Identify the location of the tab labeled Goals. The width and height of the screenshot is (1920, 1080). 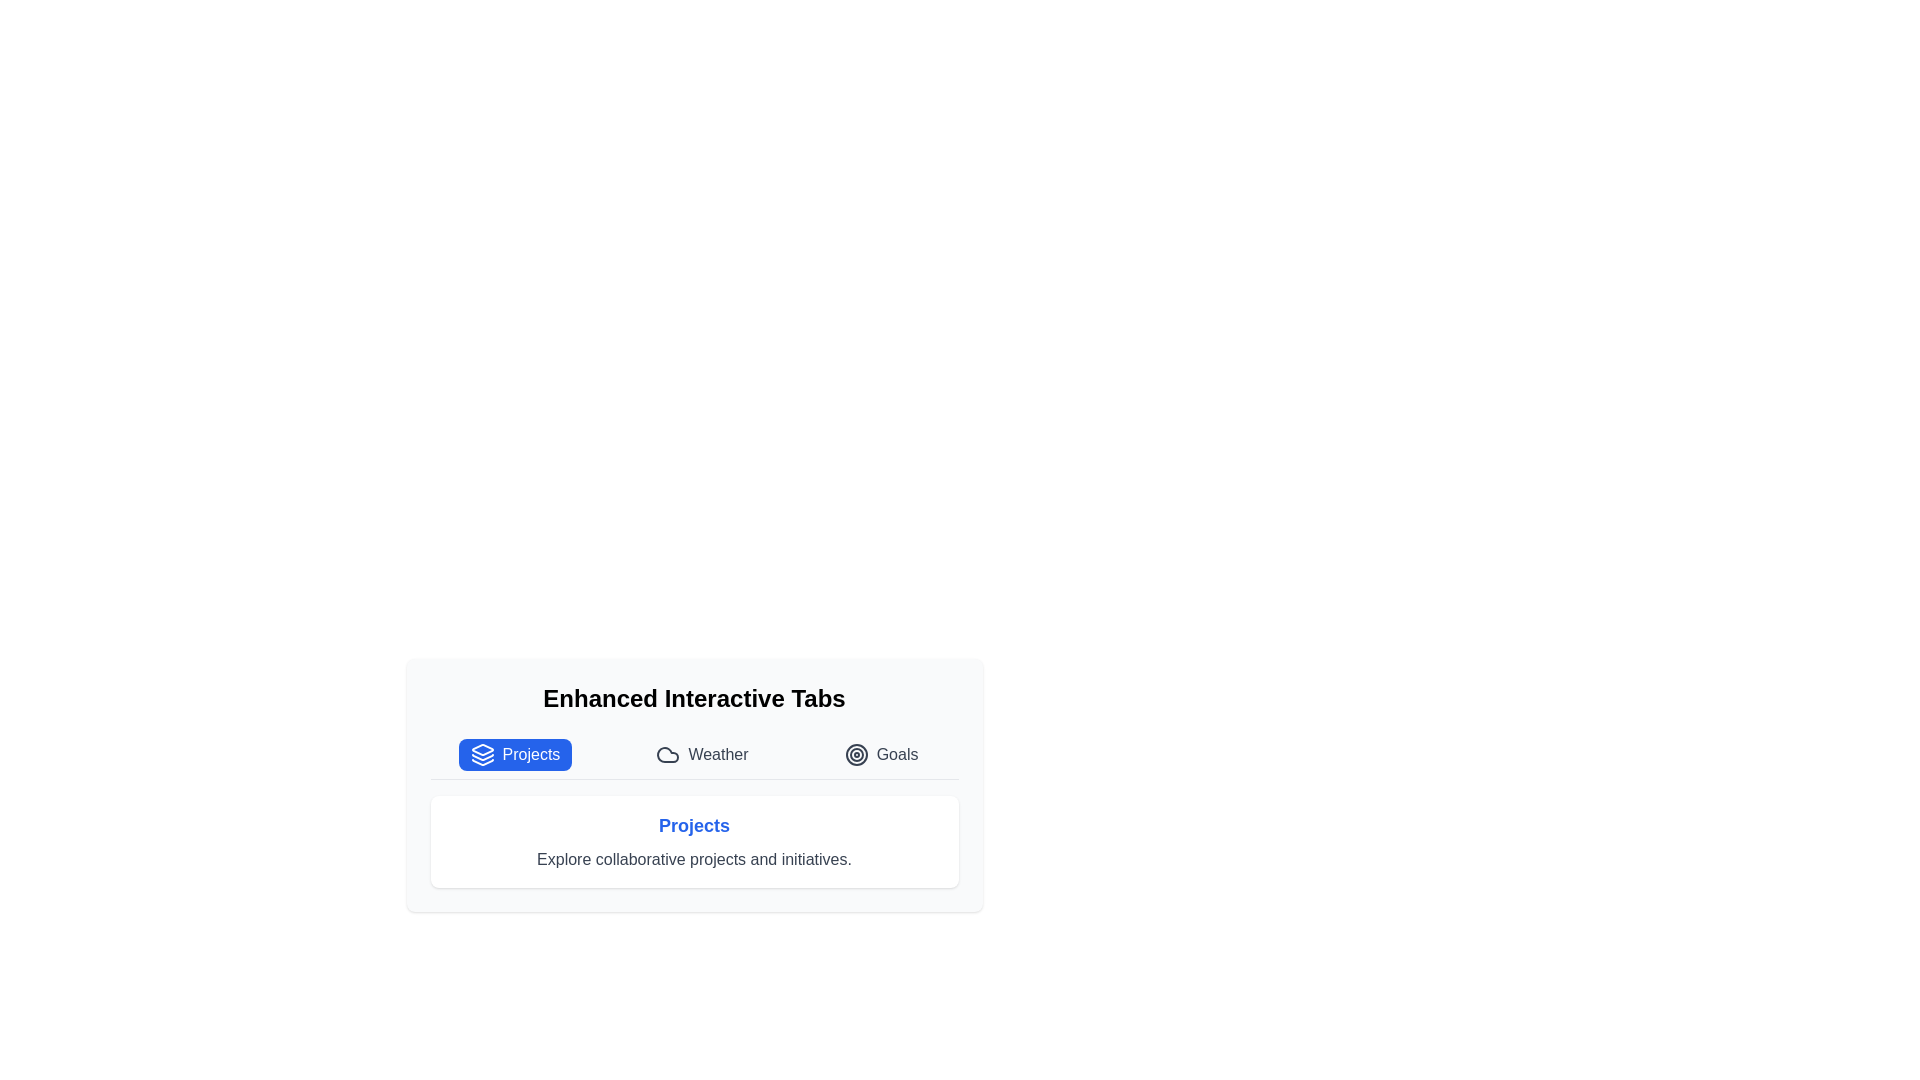
(880, 755).